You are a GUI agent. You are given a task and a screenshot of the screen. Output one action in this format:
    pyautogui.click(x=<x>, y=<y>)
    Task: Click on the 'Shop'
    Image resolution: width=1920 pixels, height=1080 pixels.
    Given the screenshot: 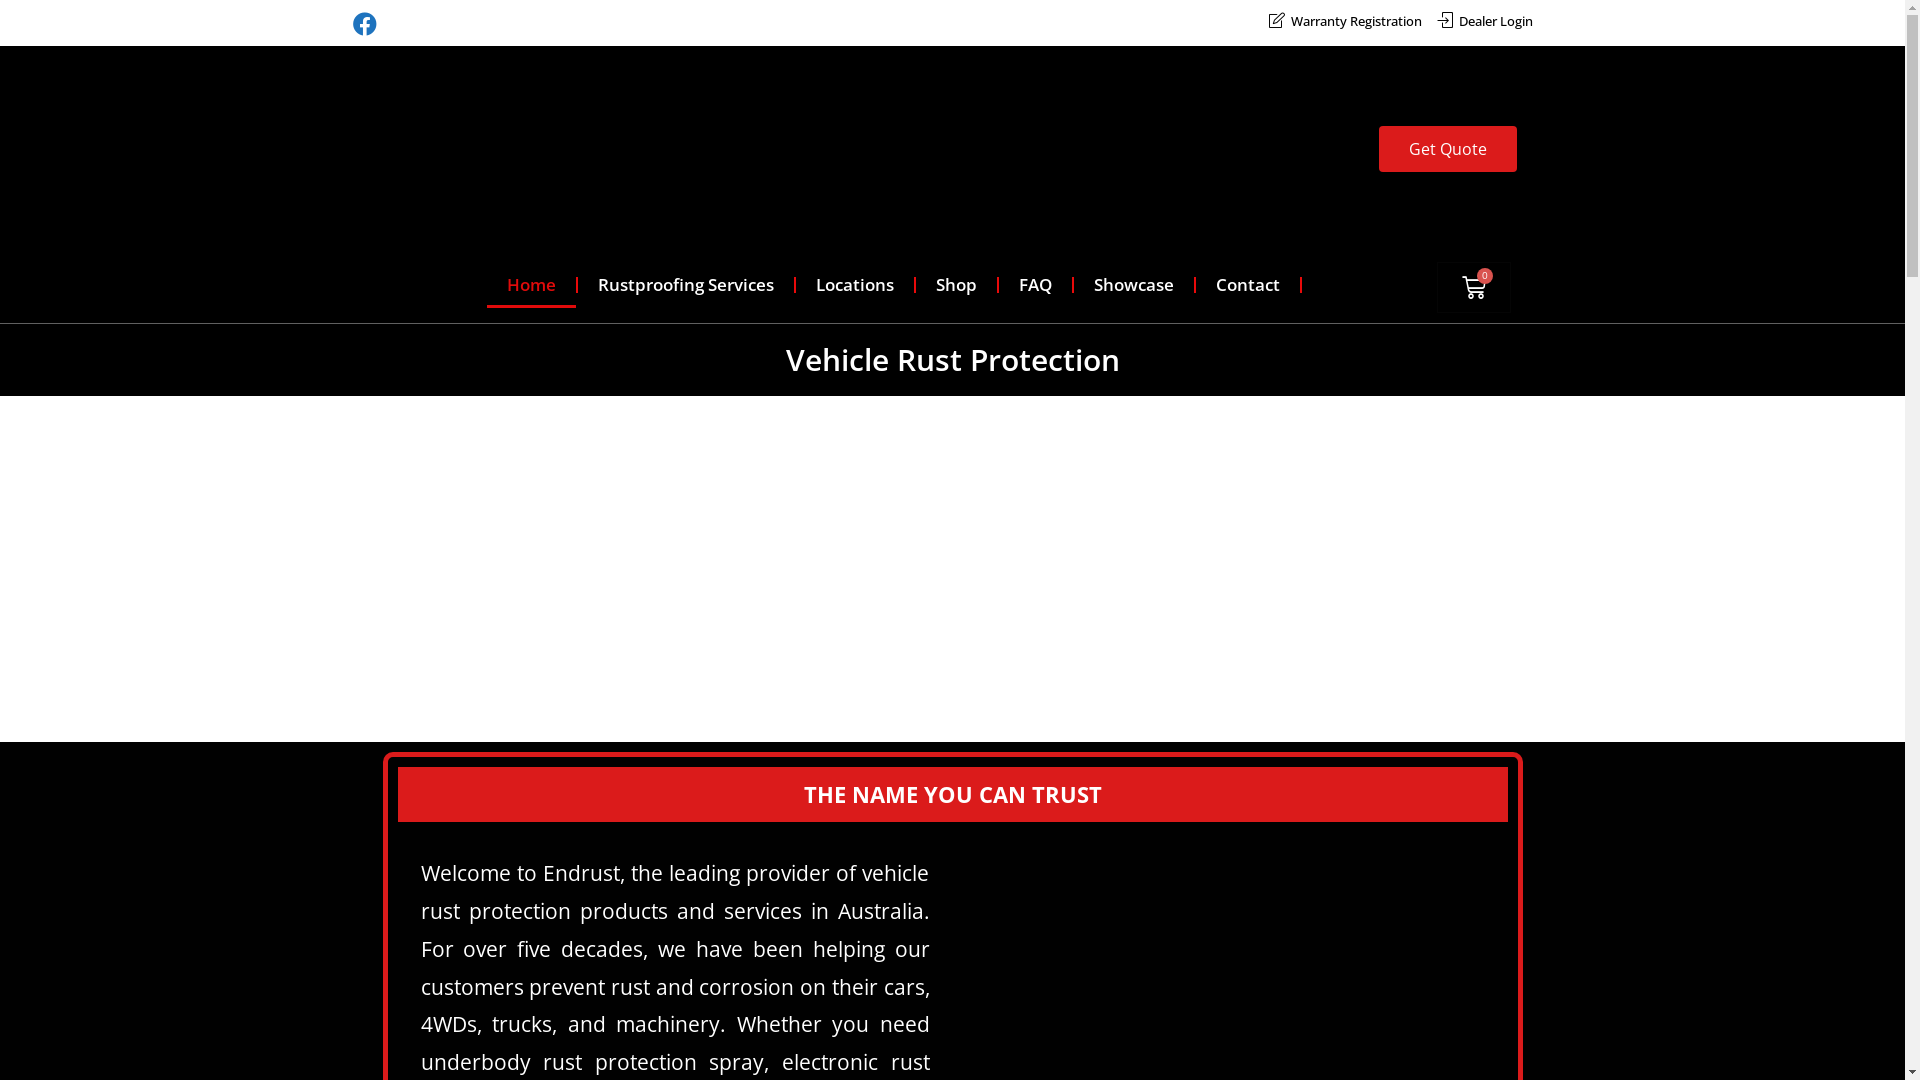 What is the action you would take?
    pyautogui.click(x=955, y=285)
    